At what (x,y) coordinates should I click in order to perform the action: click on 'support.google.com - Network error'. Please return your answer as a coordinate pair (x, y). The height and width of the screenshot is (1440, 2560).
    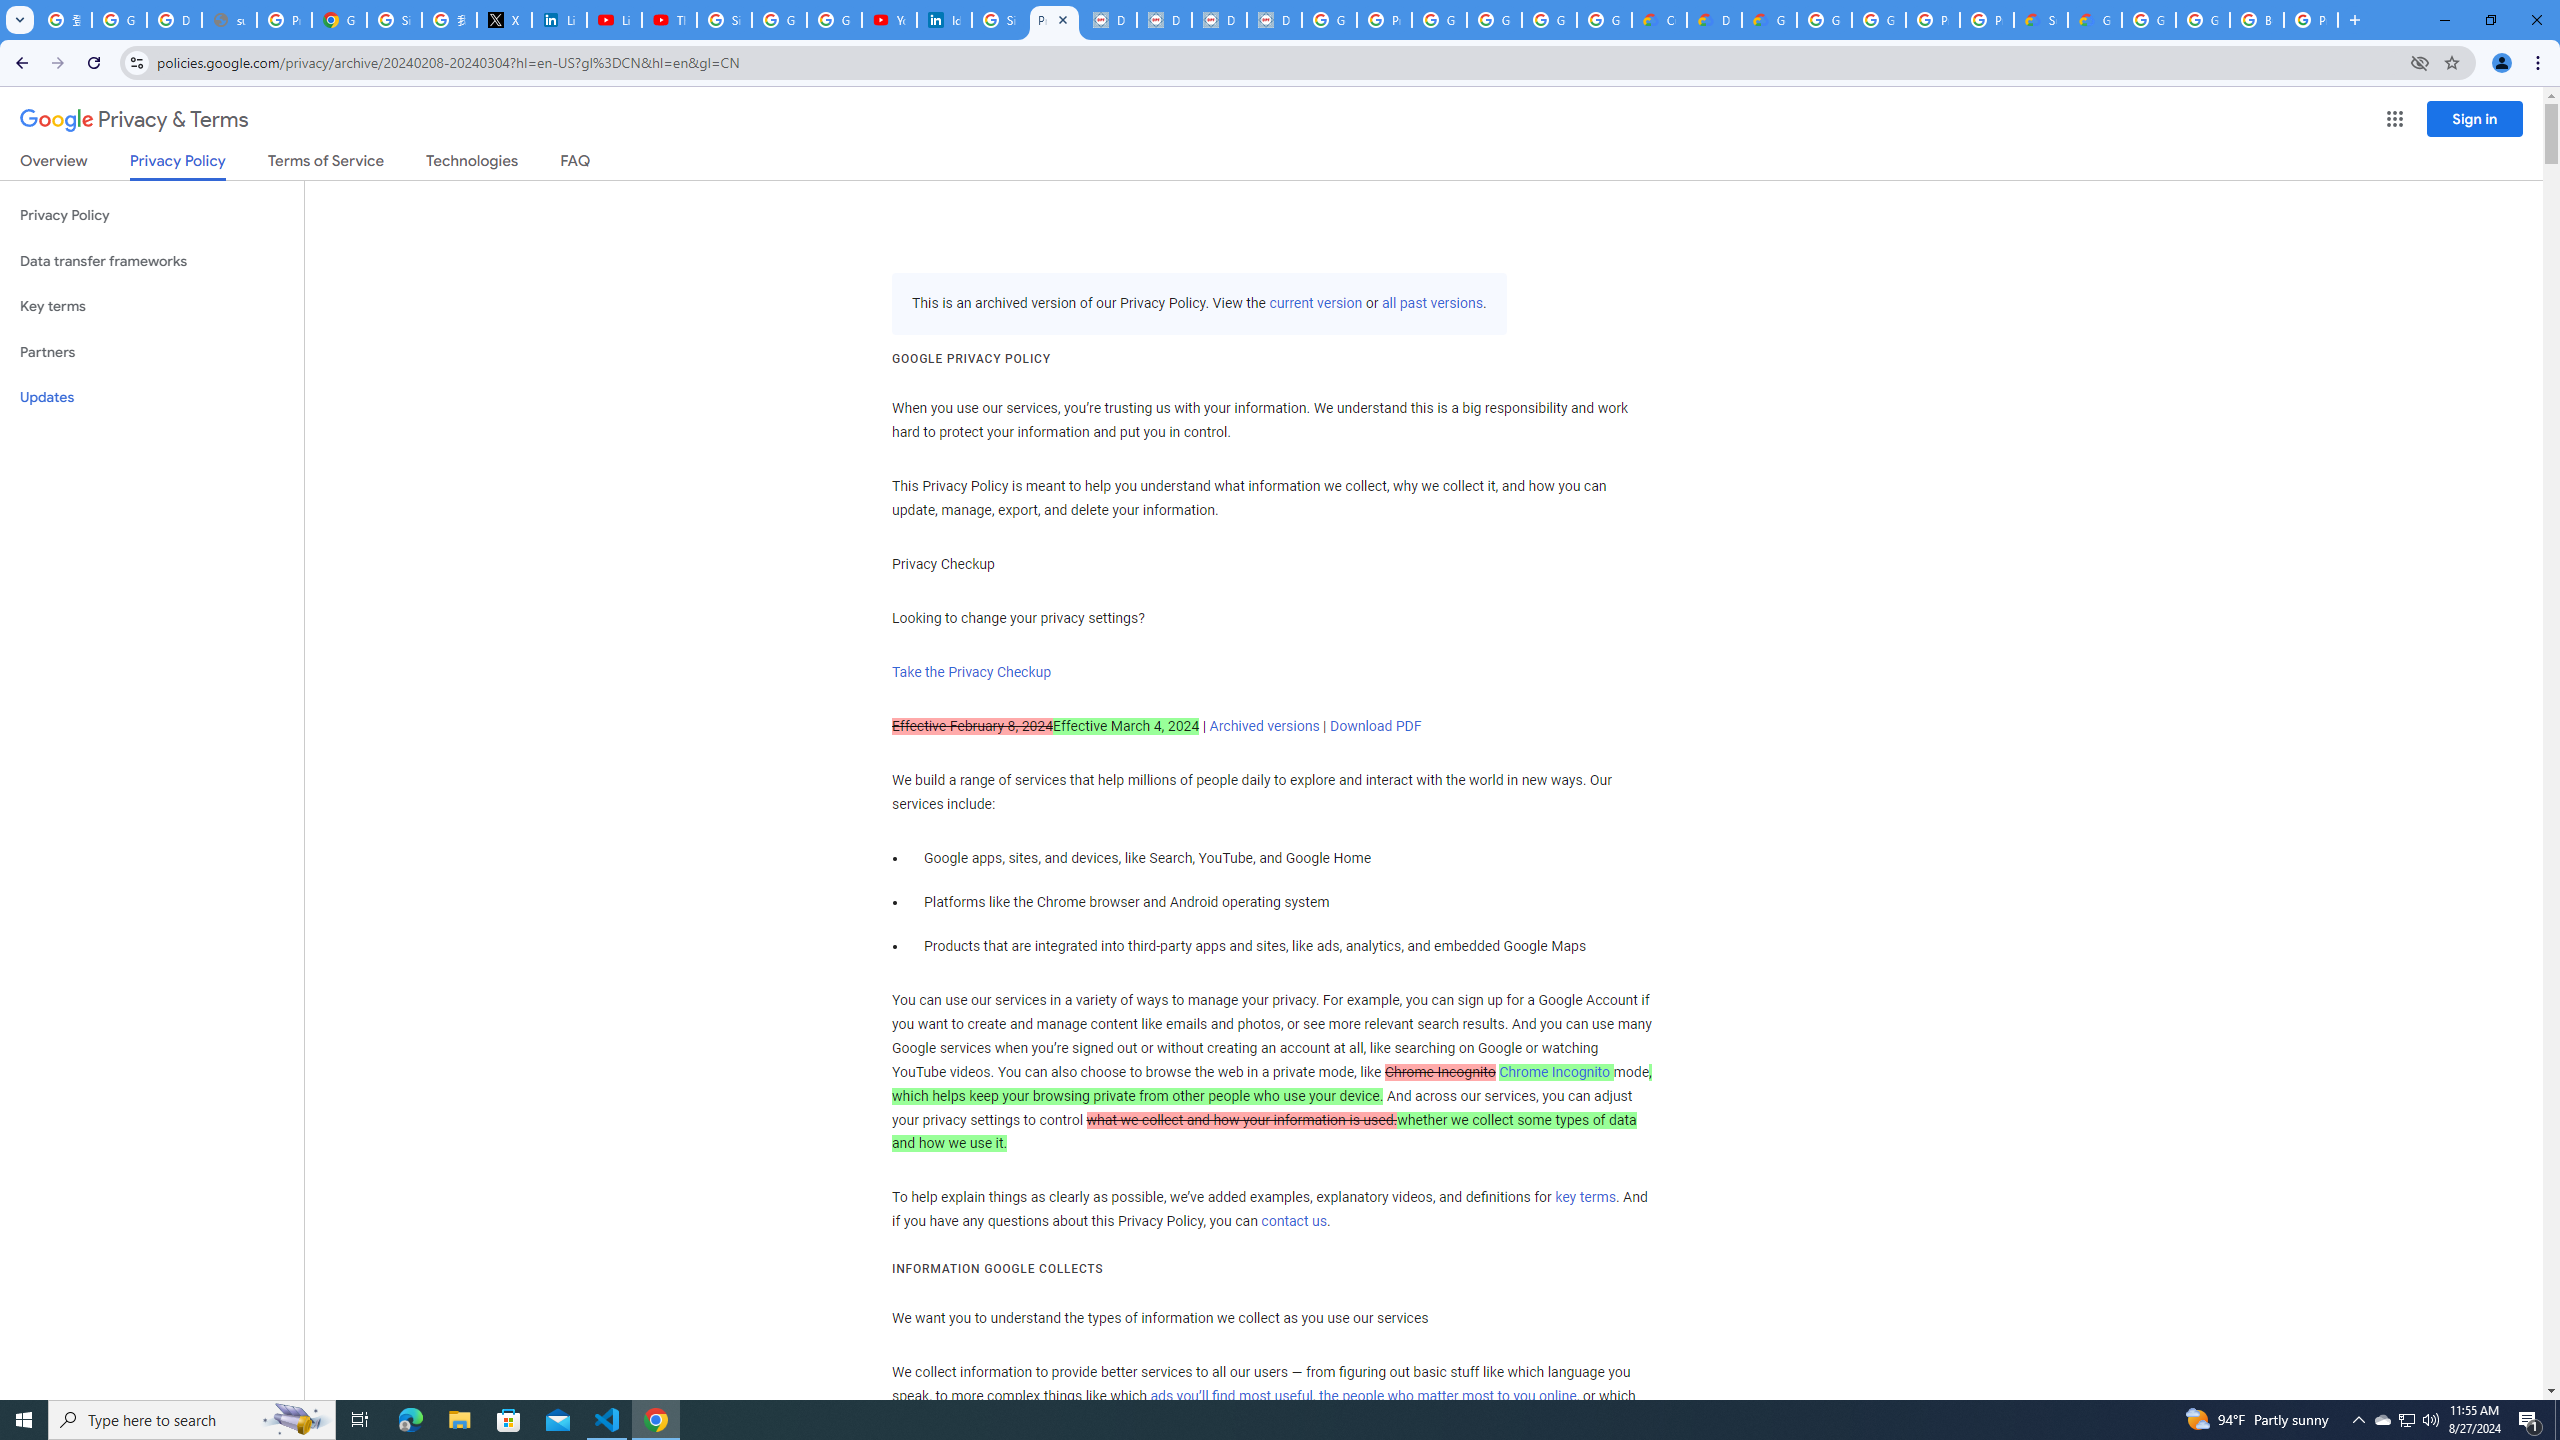
    Looking at the image, I should click on (228, 19).